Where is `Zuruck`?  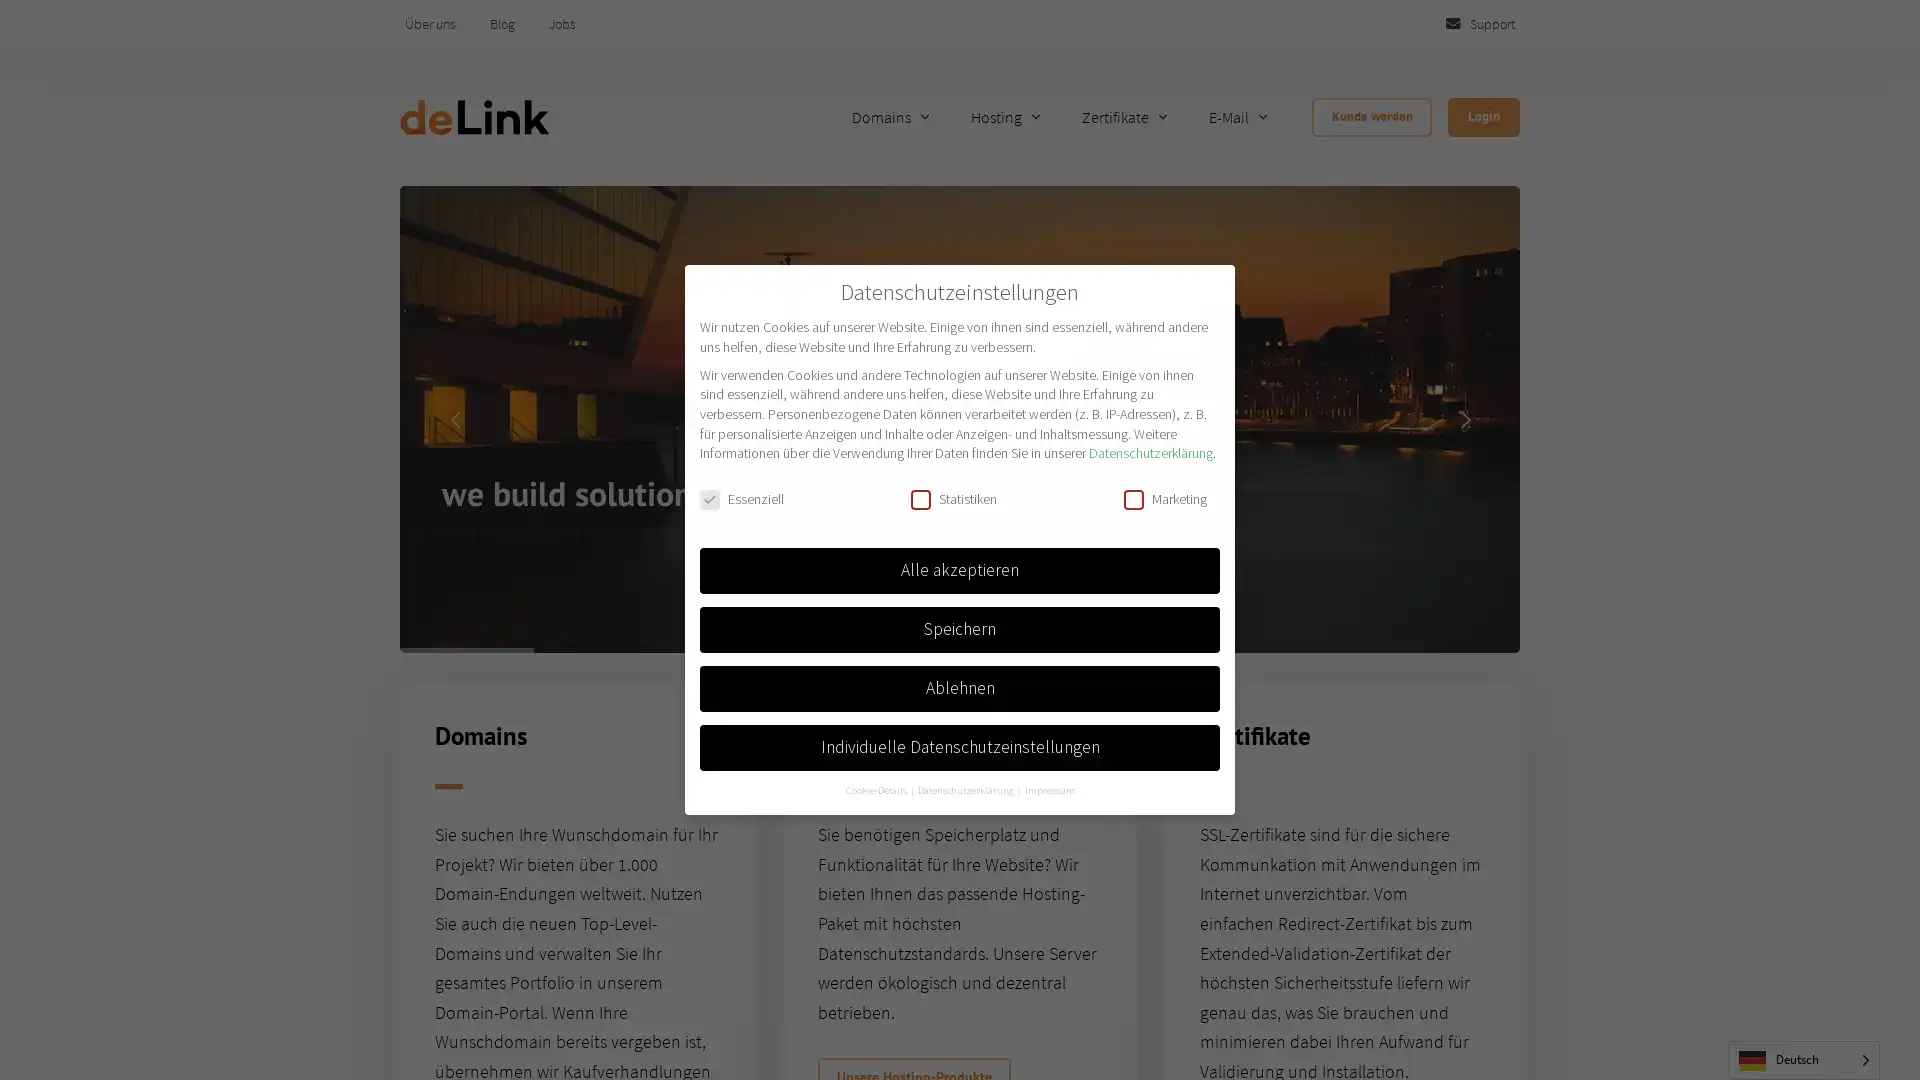 Zuruck is located at coordinates (1202, 1029).